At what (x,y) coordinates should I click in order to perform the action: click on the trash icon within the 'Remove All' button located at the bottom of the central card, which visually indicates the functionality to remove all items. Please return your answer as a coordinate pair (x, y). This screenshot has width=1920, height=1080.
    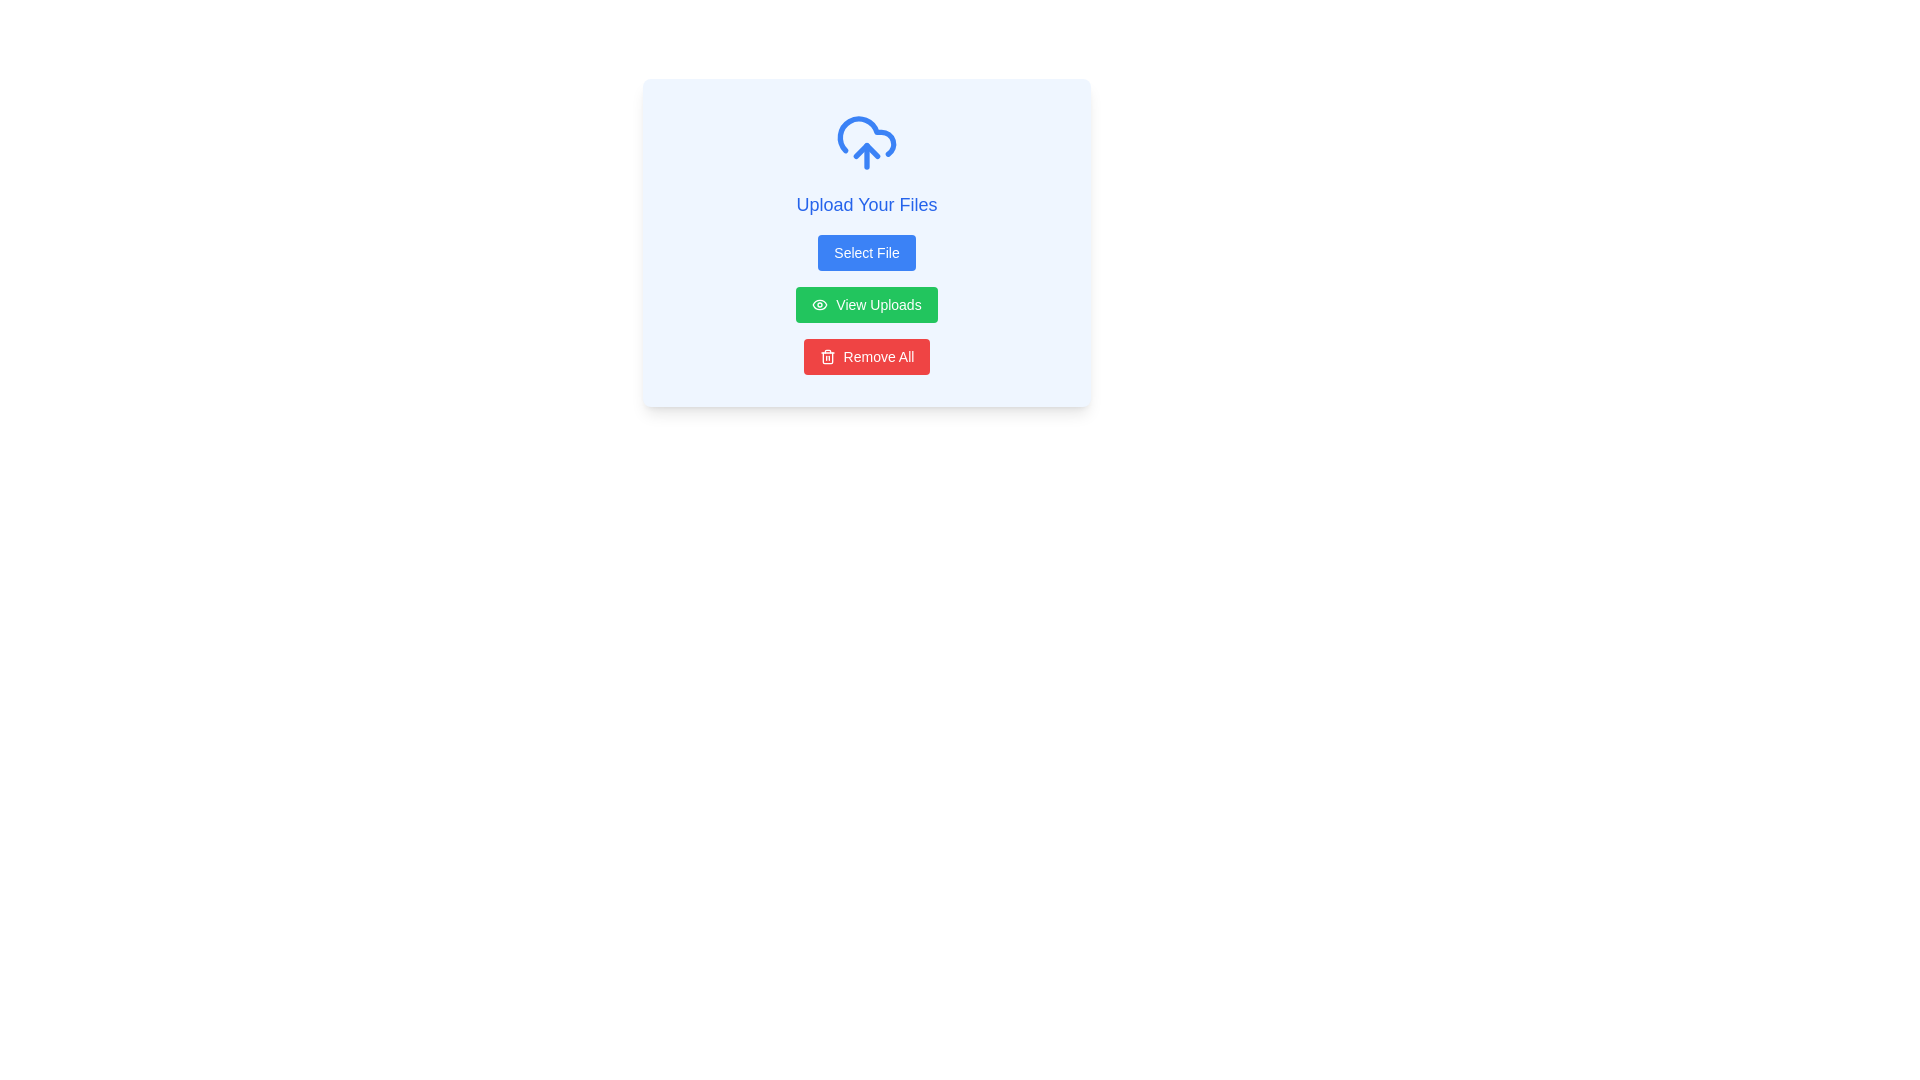
    Looking at the image, I should click on (827, 357).